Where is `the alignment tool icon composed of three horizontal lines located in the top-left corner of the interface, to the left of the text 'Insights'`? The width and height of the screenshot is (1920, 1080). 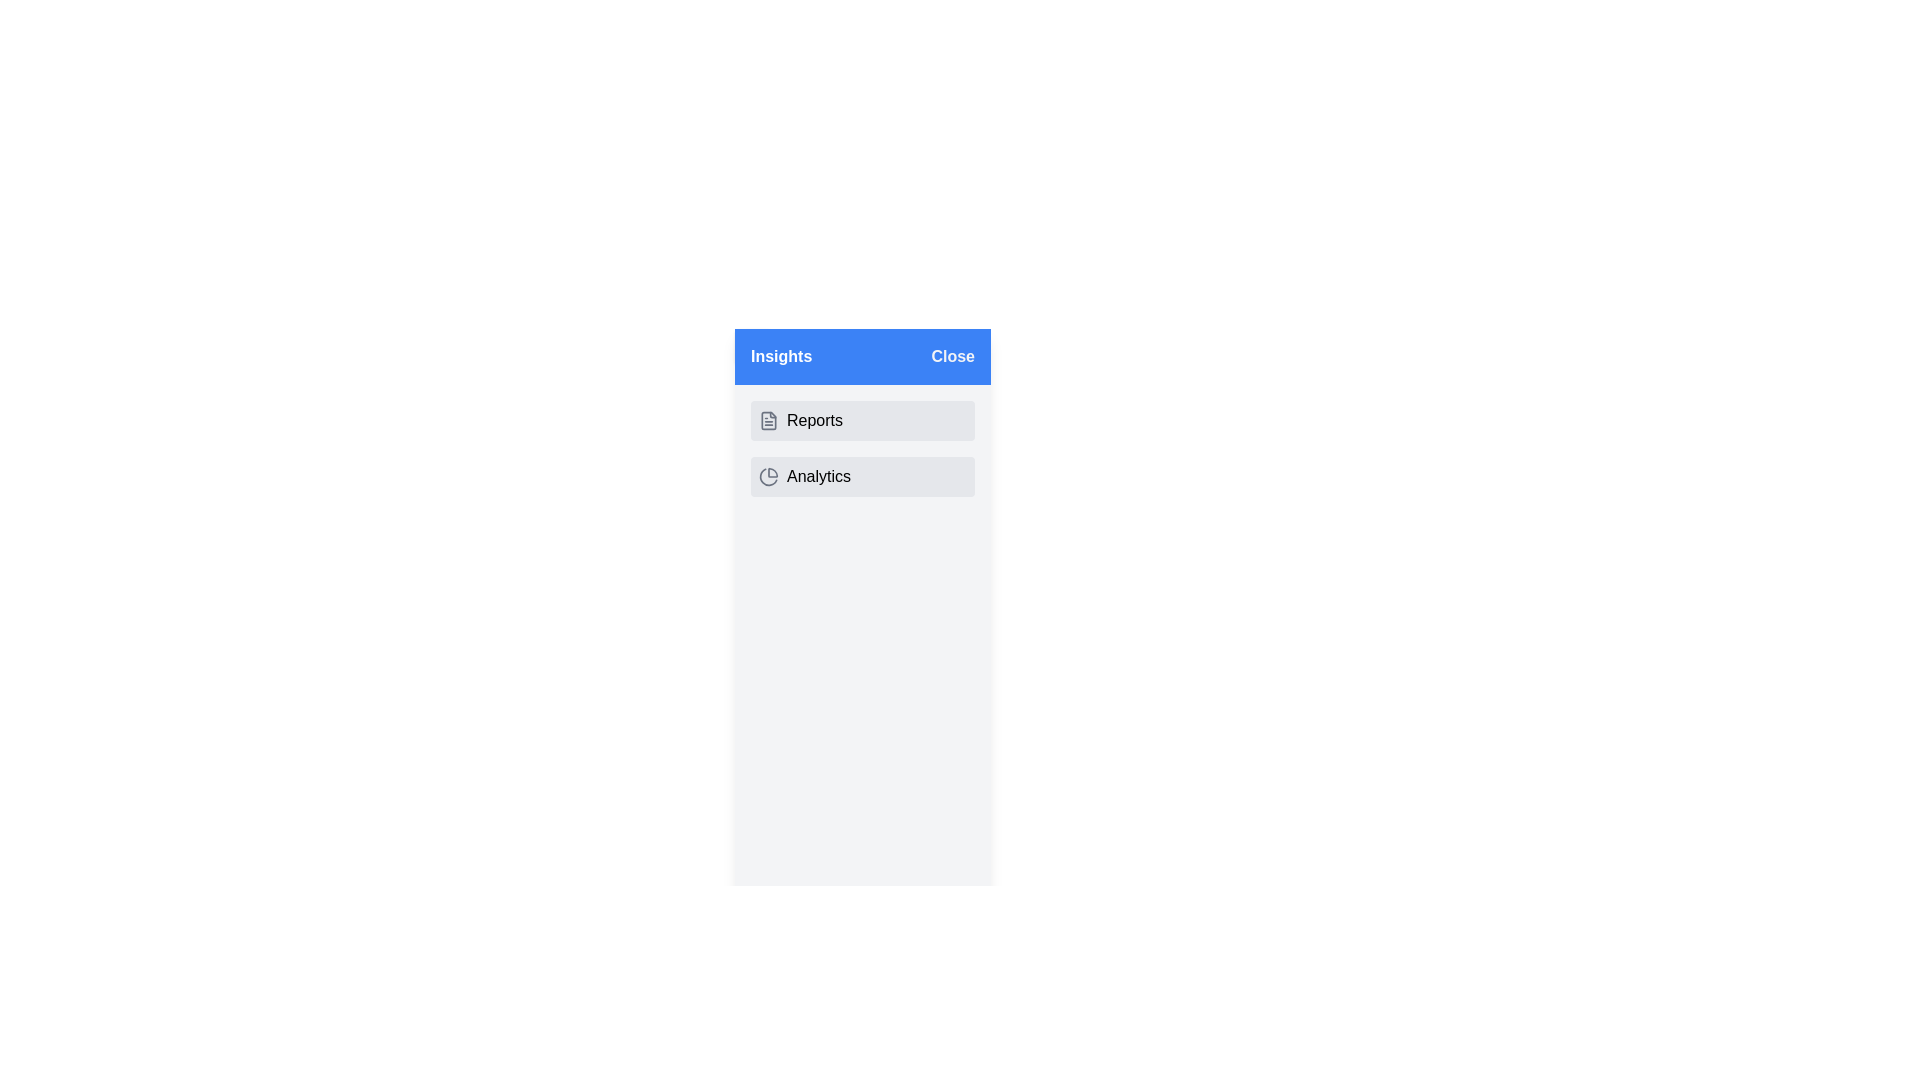 the alignment tool icon composed of three horizontal lines located in the top-left corner of the interface, to the left of the text 'Insights' is located at coordinates (752, 346).